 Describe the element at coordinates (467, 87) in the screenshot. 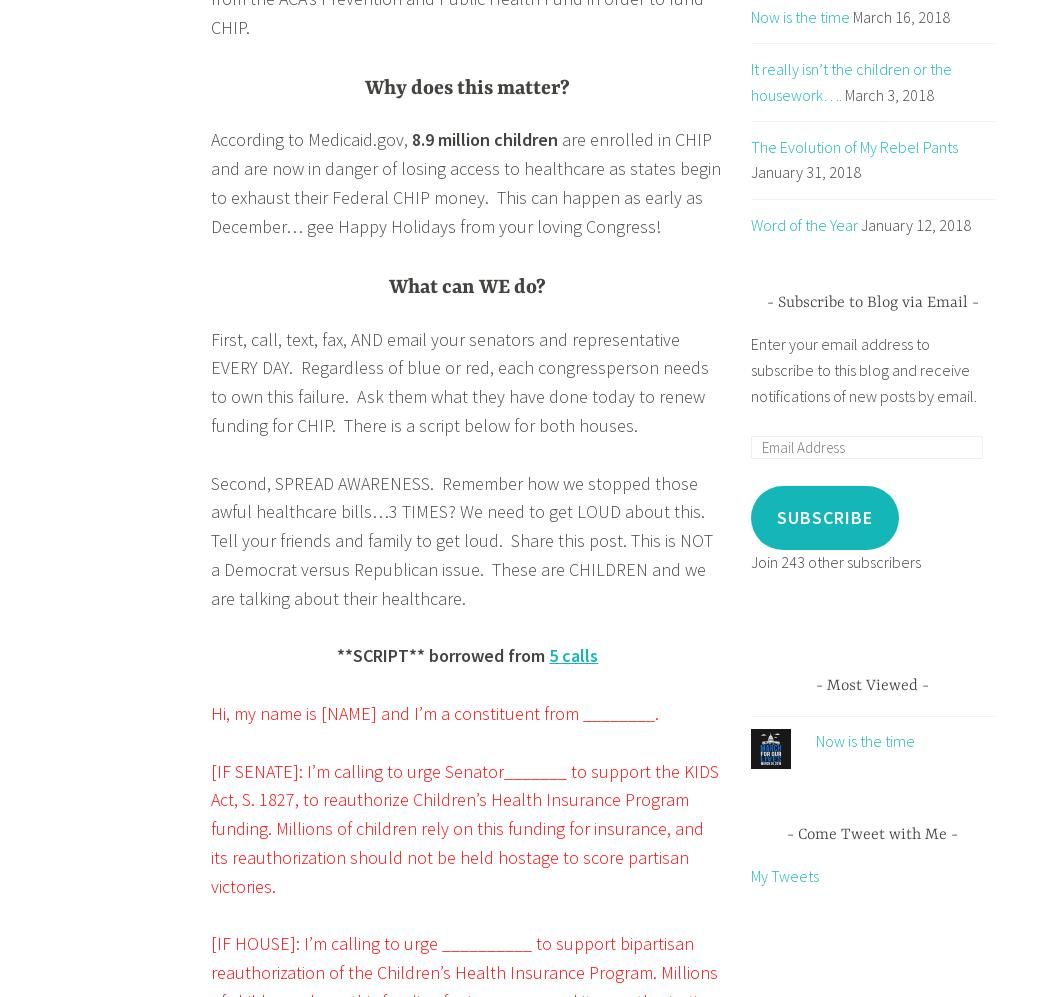

I see `'Why does this matter?'` at that location.